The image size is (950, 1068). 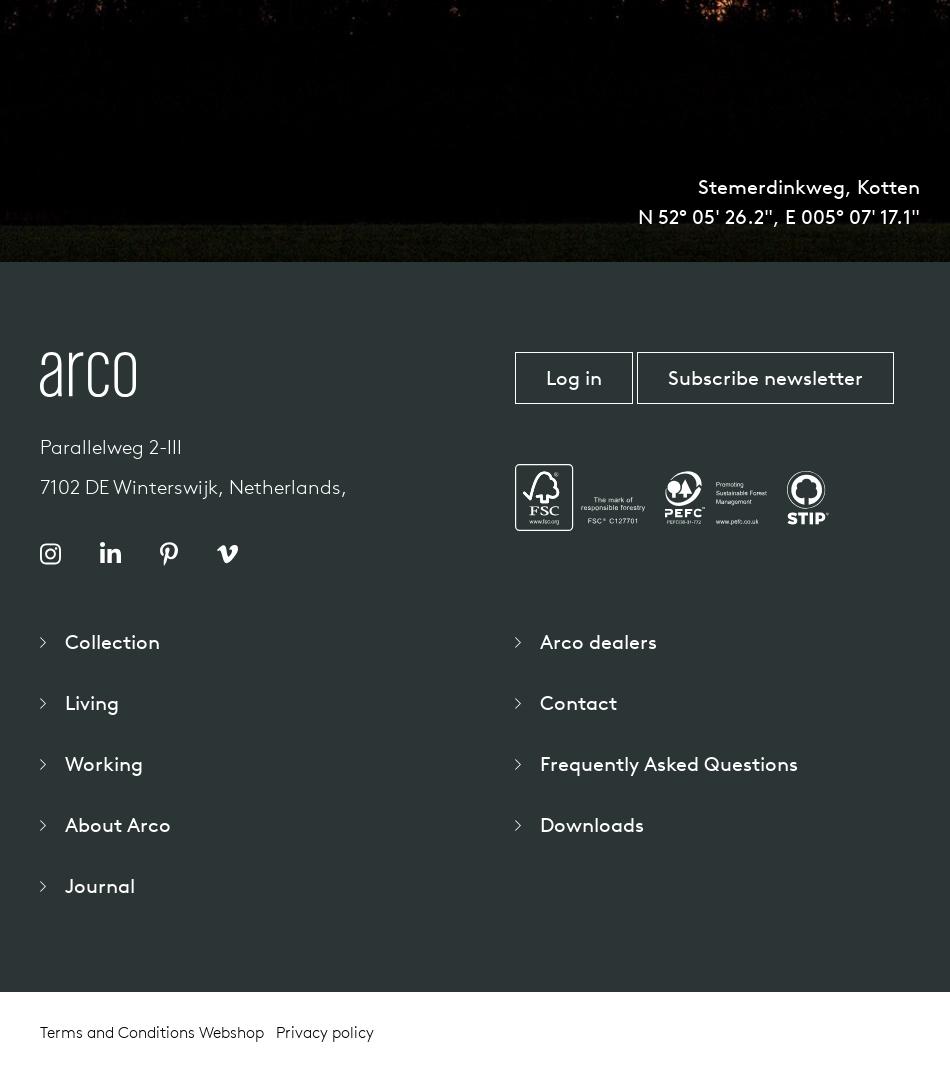 What do you see at coordinates (274, 1032) in the screenshot?
I see `'Privacy policy'` at bounding box center [274, 1032].